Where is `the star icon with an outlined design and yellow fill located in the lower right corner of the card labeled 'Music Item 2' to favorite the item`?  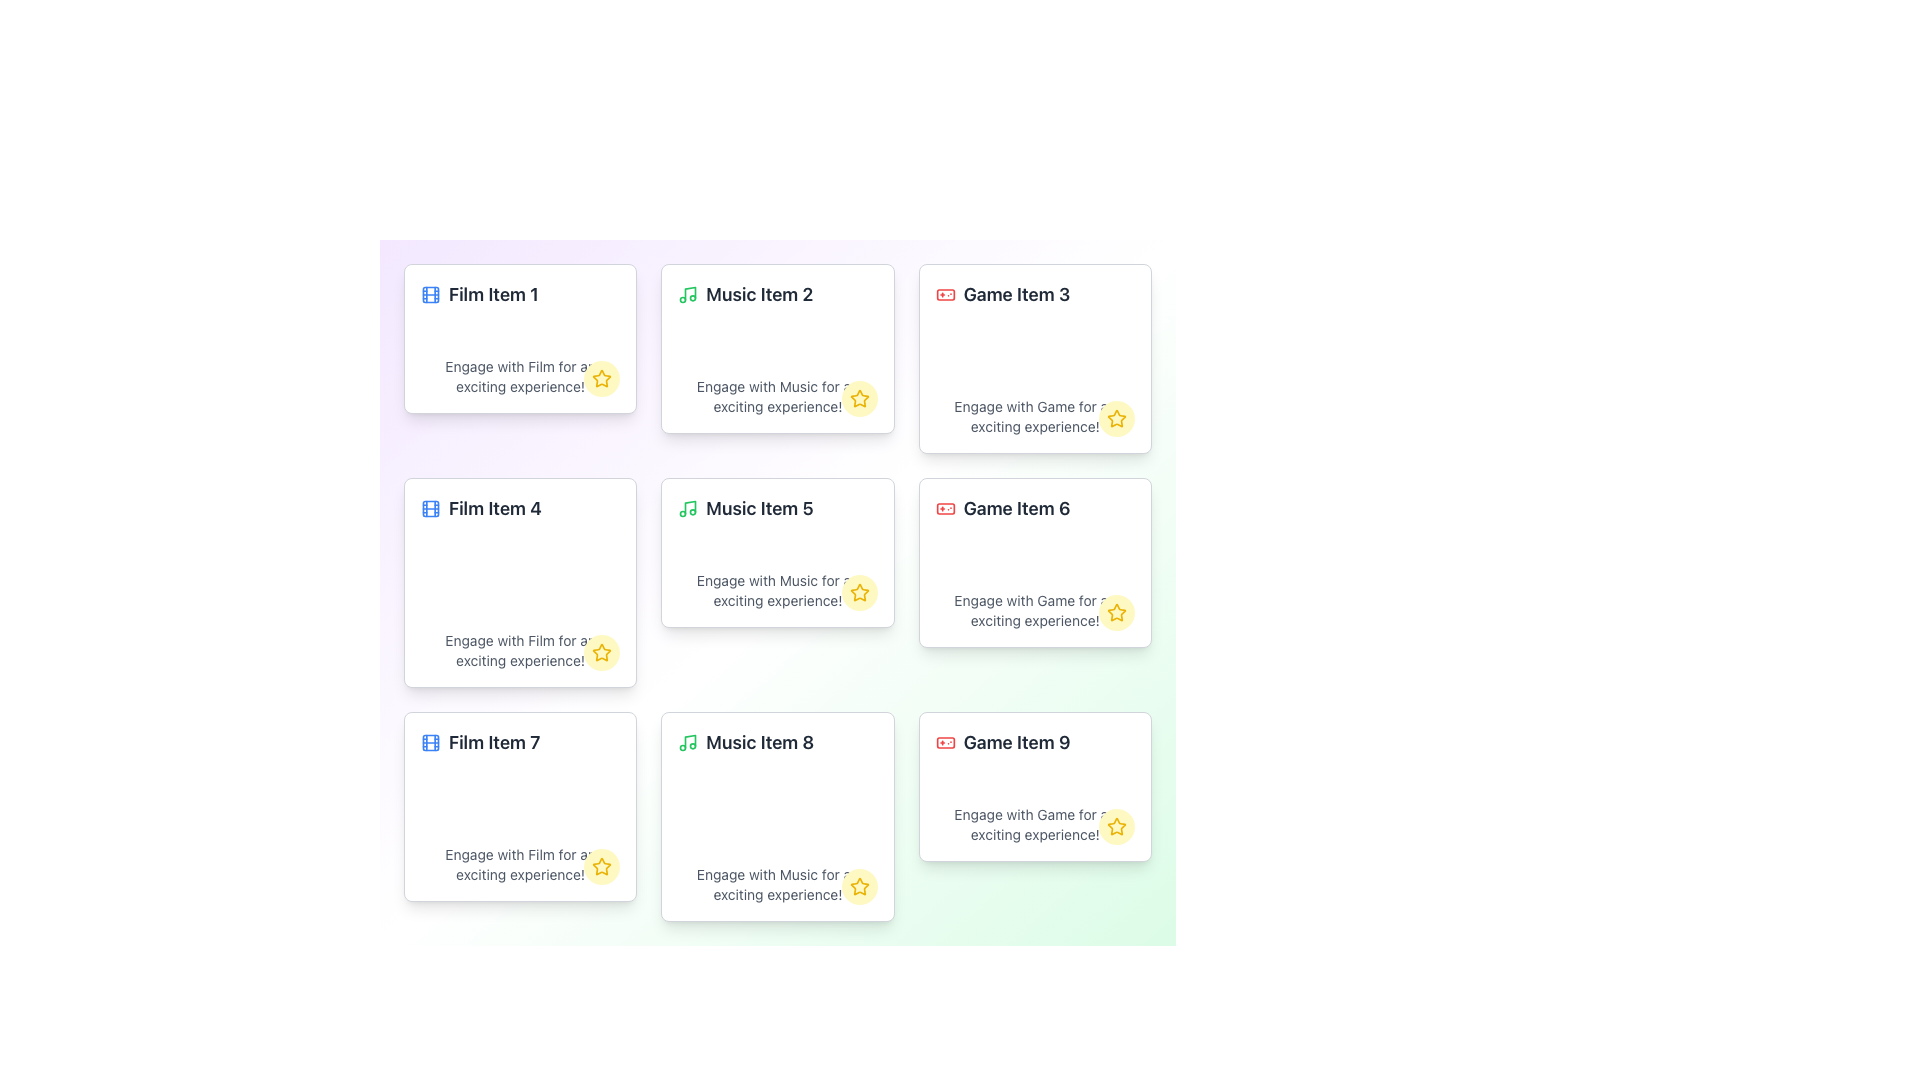
the star icon with an outlined design and yellow fill located in the lower right corner of the card labeled 'Music Item 2' to favorite the item is located at coordinates (859, 398).